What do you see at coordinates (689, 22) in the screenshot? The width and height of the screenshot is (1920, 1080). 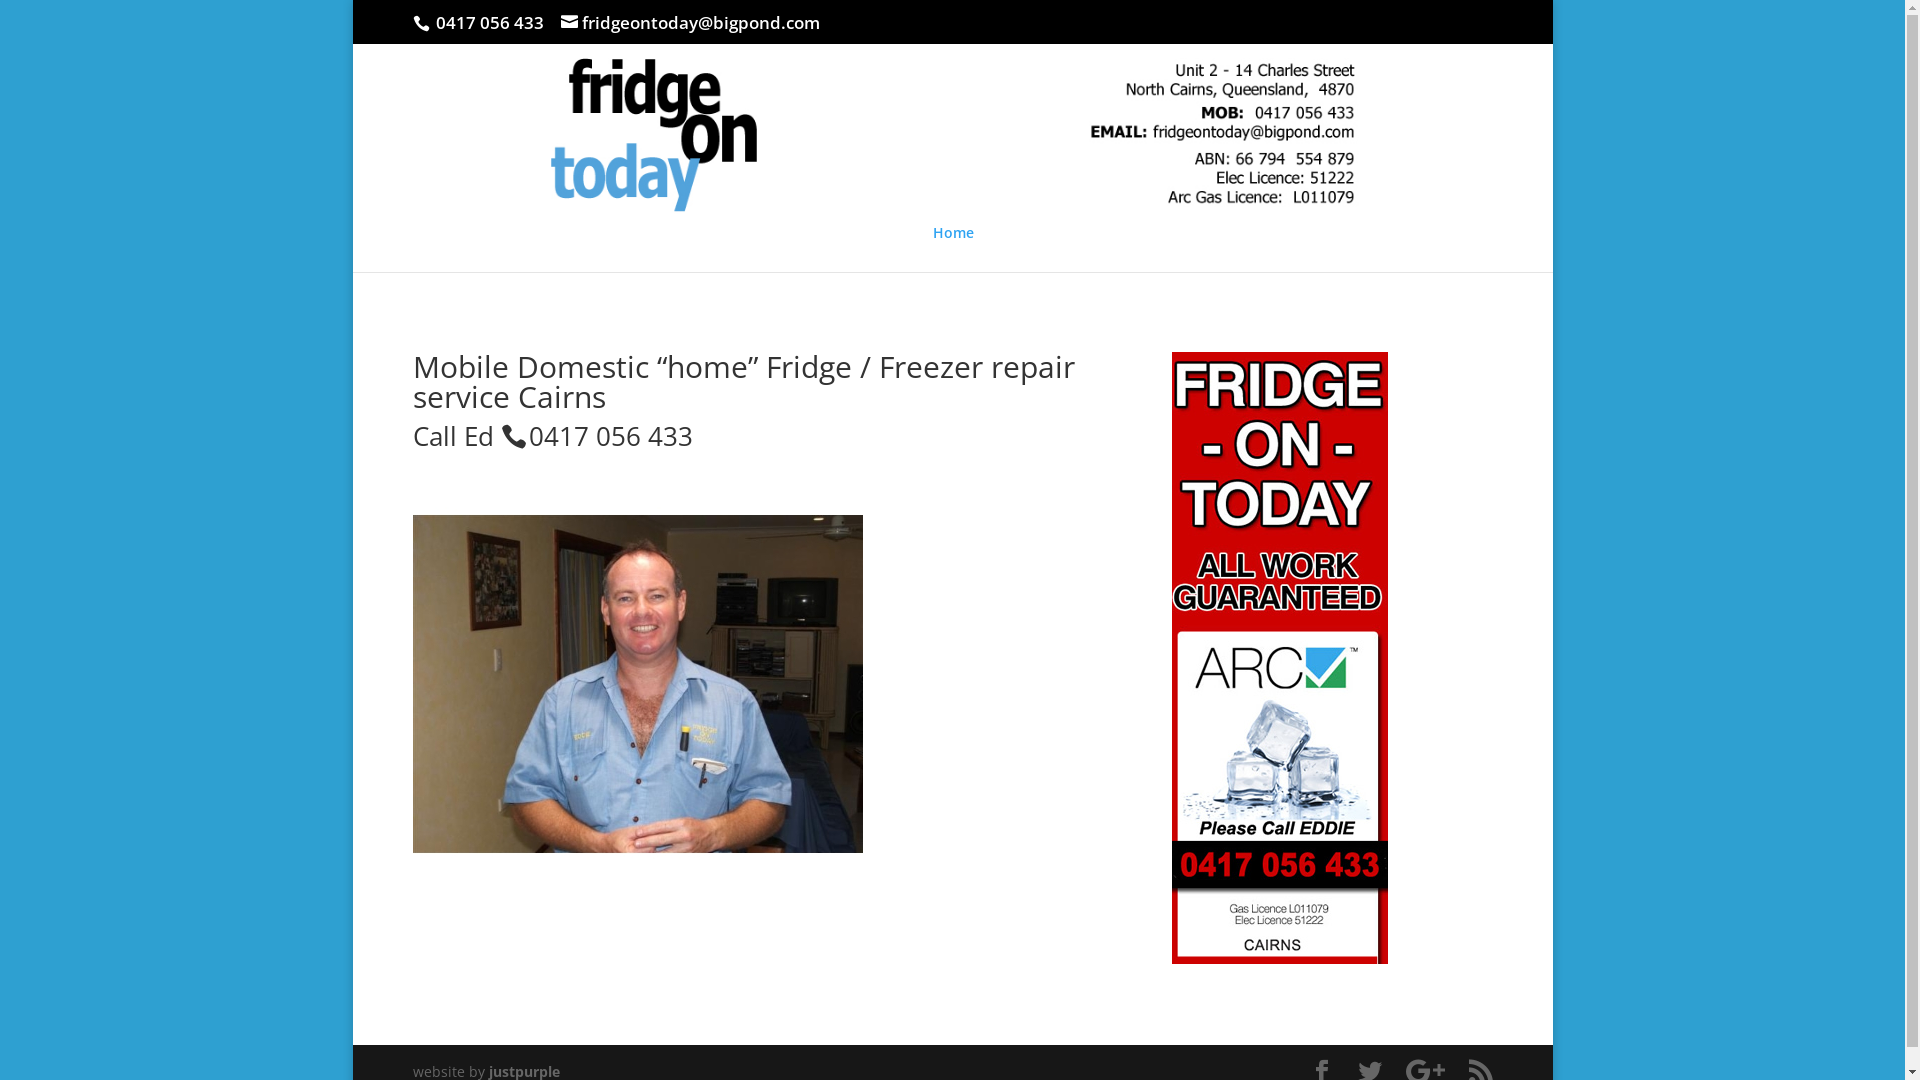 I see `'fridgeontoday@bigpond.com'` at bounding box center [689, 22].